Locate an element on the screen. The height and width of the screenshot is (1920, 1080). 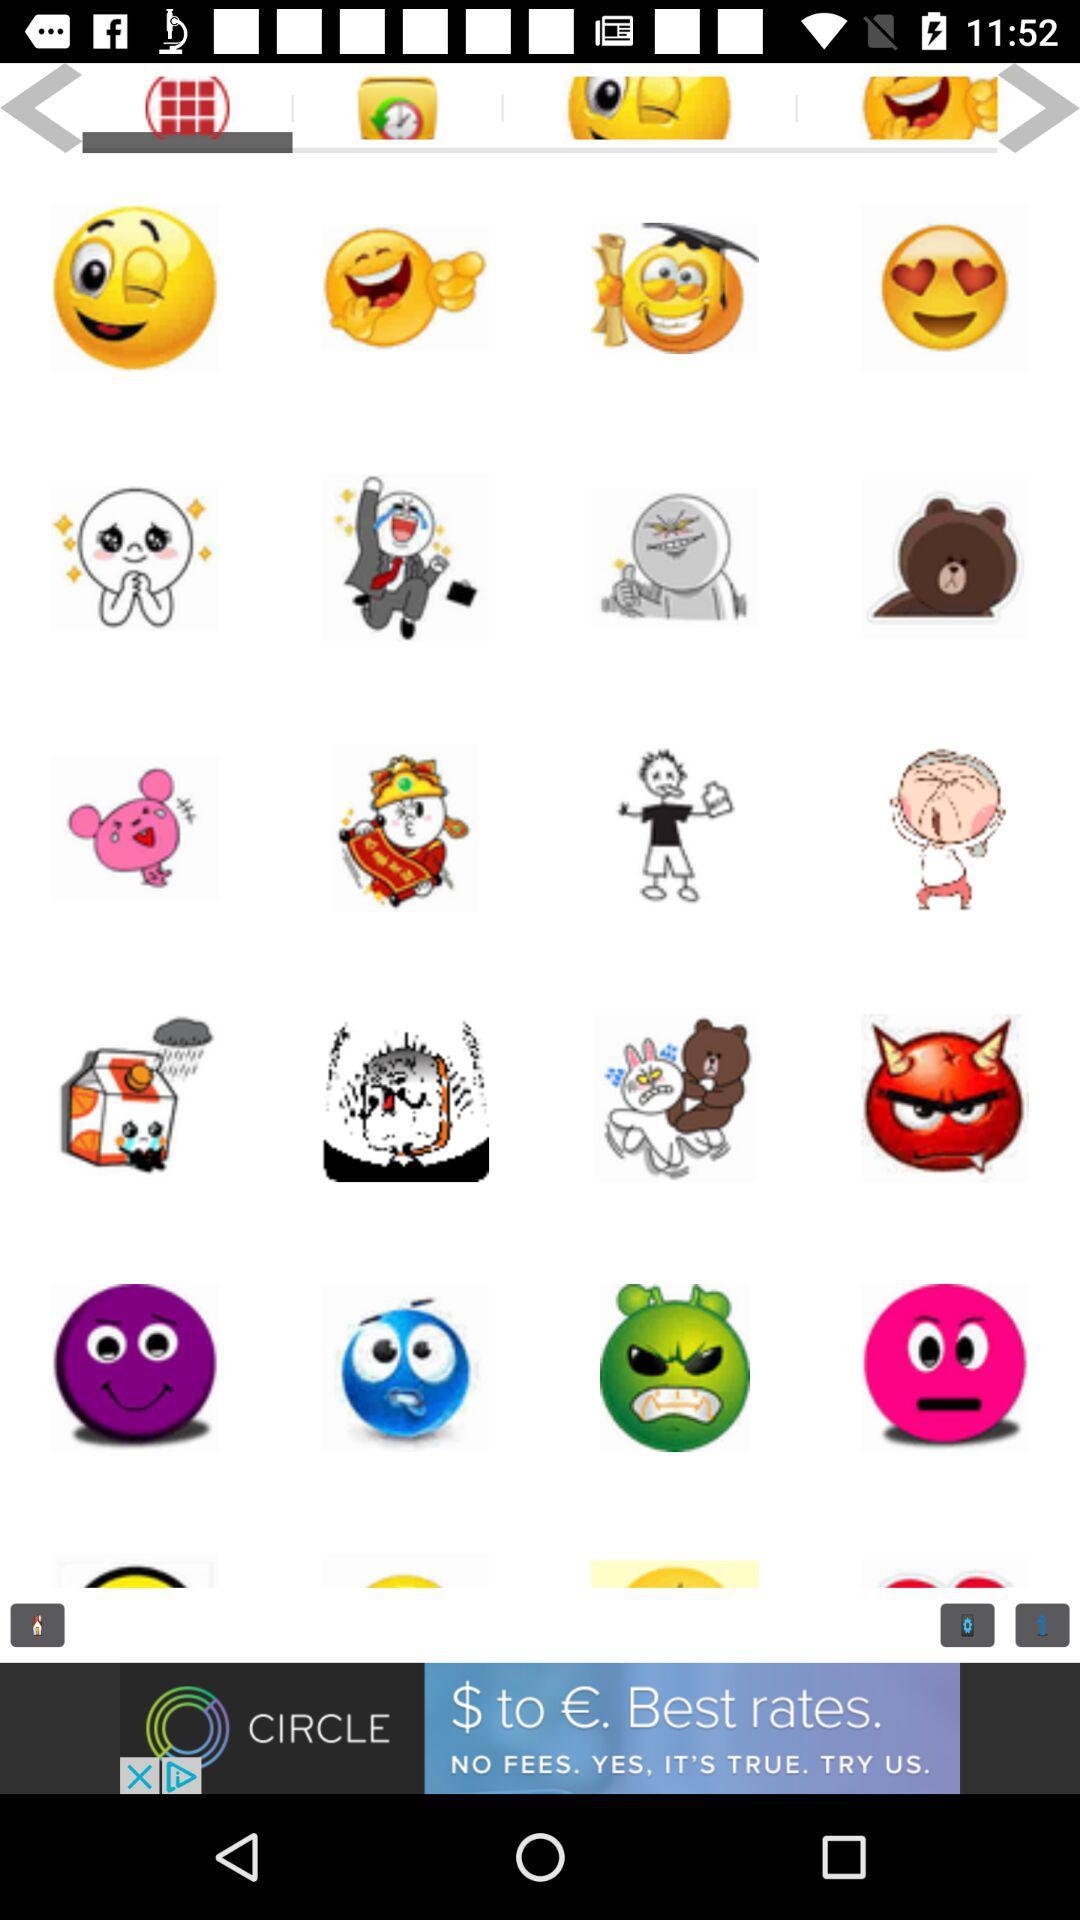
i con page is located at coordinates (135, 1544).